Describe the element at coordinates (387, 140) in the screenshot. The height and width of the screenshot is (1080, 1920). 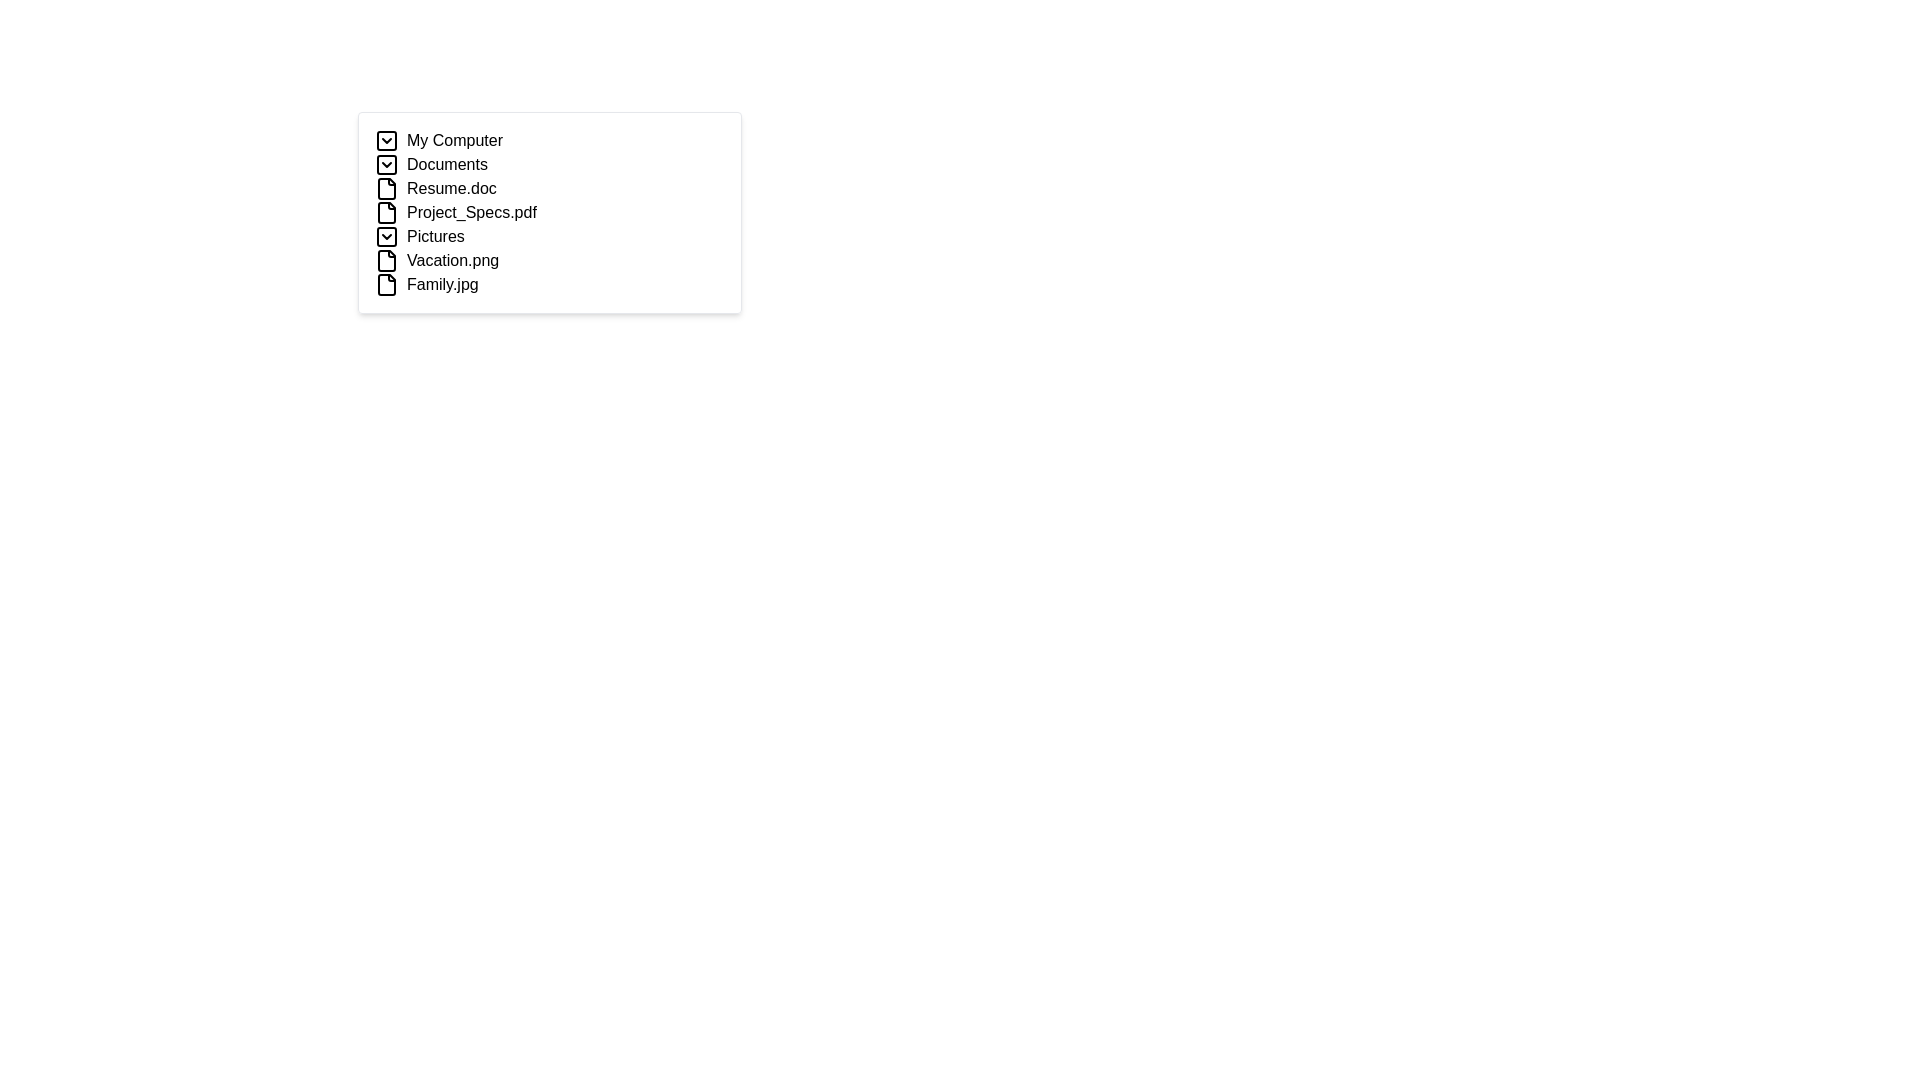
I see `the downward pointing chevron arrow icon next to the 'My Computer' label` at that location.